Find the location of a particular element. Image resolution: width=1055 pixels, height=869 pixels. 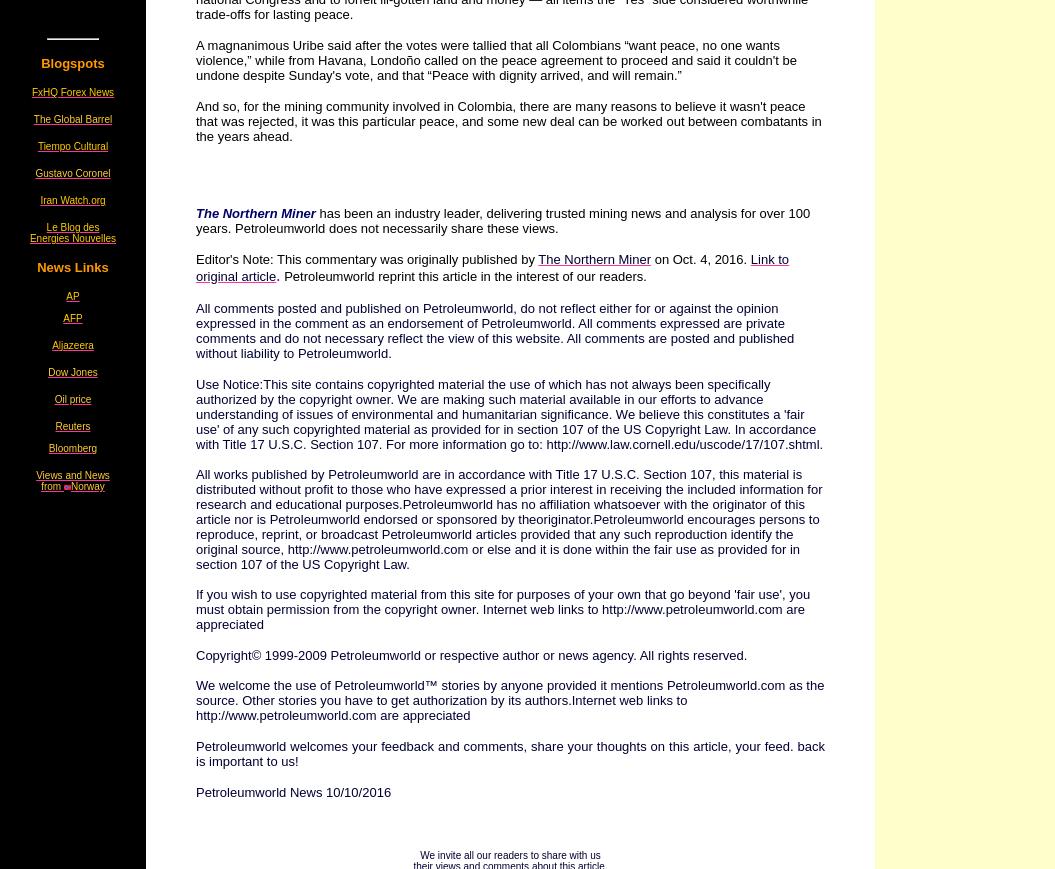

'Blogspots' is located at coordinates (41, 62).